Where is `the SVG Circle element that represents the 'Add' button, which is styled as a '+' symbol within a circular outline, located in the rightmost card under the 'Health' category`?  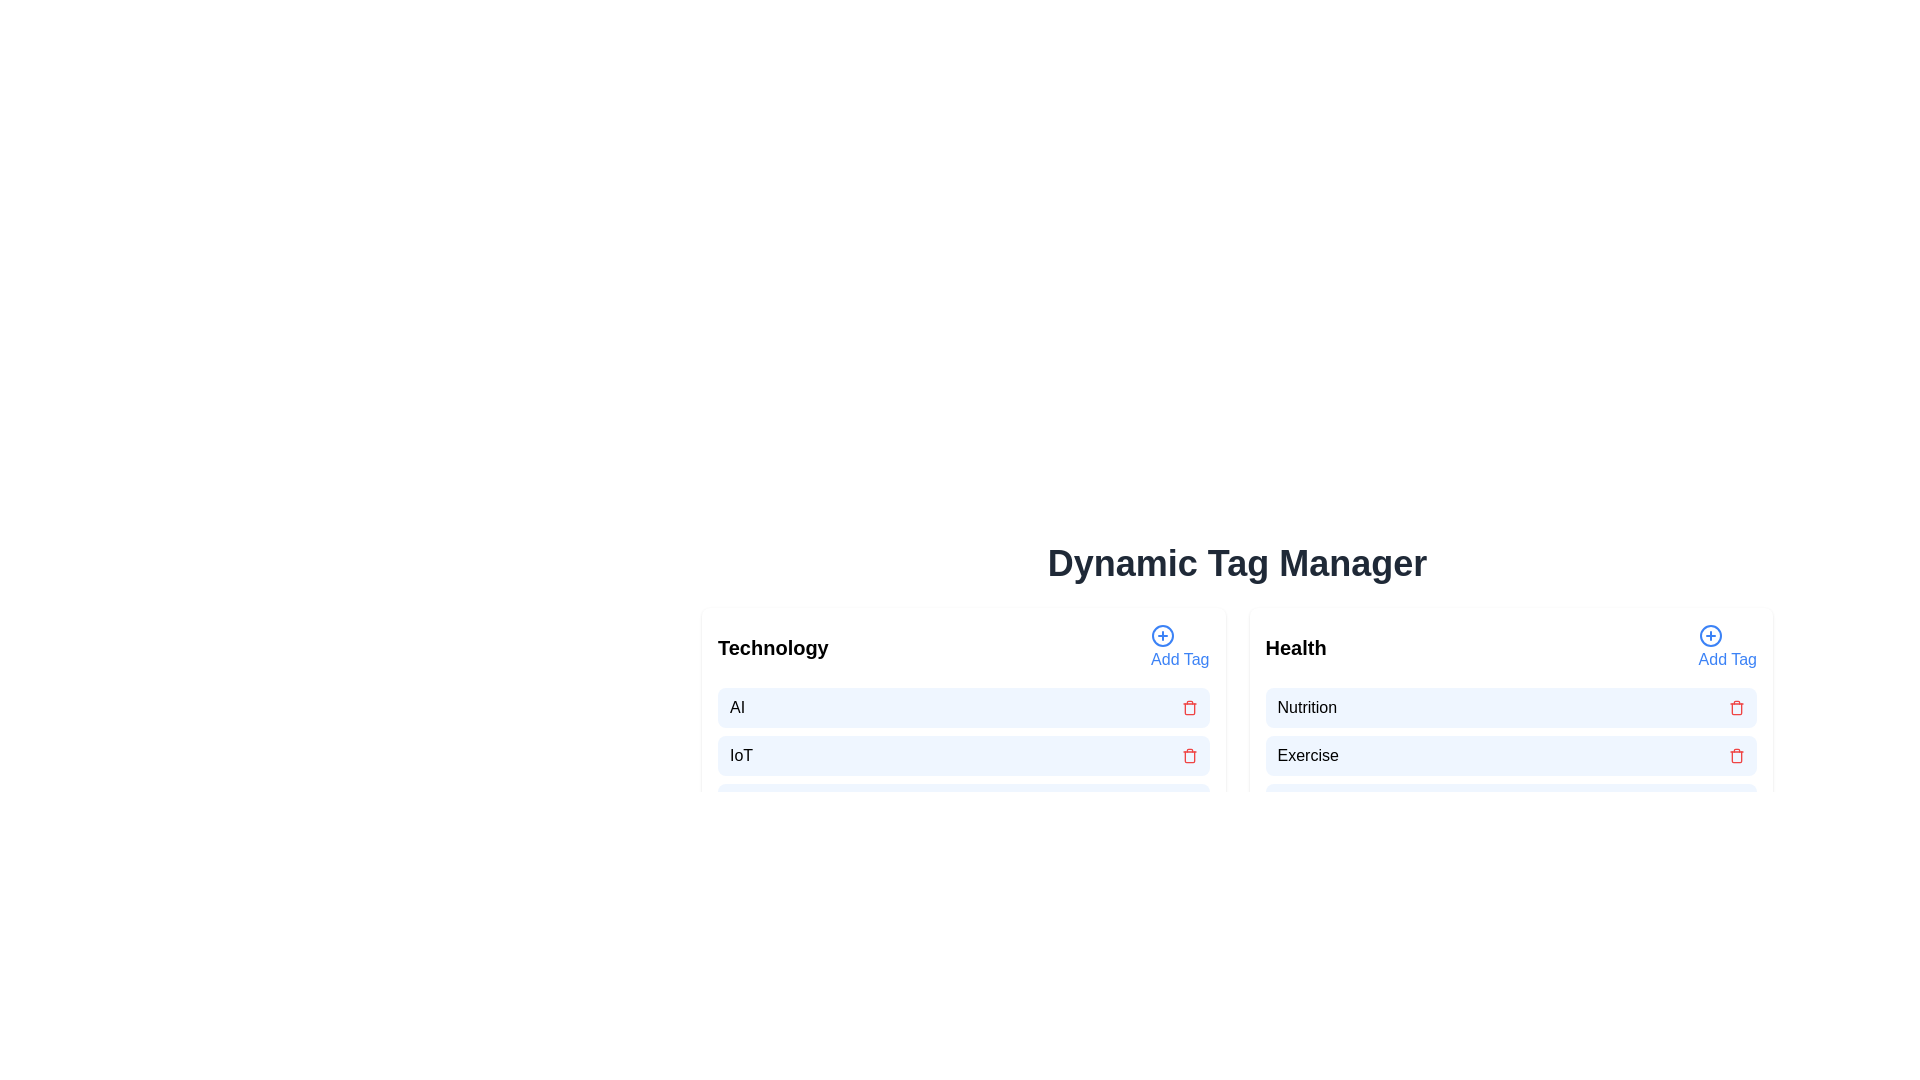
the SVG Circle element that represents the 'Add' button, which is styled as a '+' symbol within a circular outline, located in the rightmost card under the 'Health' category is located at coordinates (1709, 636).